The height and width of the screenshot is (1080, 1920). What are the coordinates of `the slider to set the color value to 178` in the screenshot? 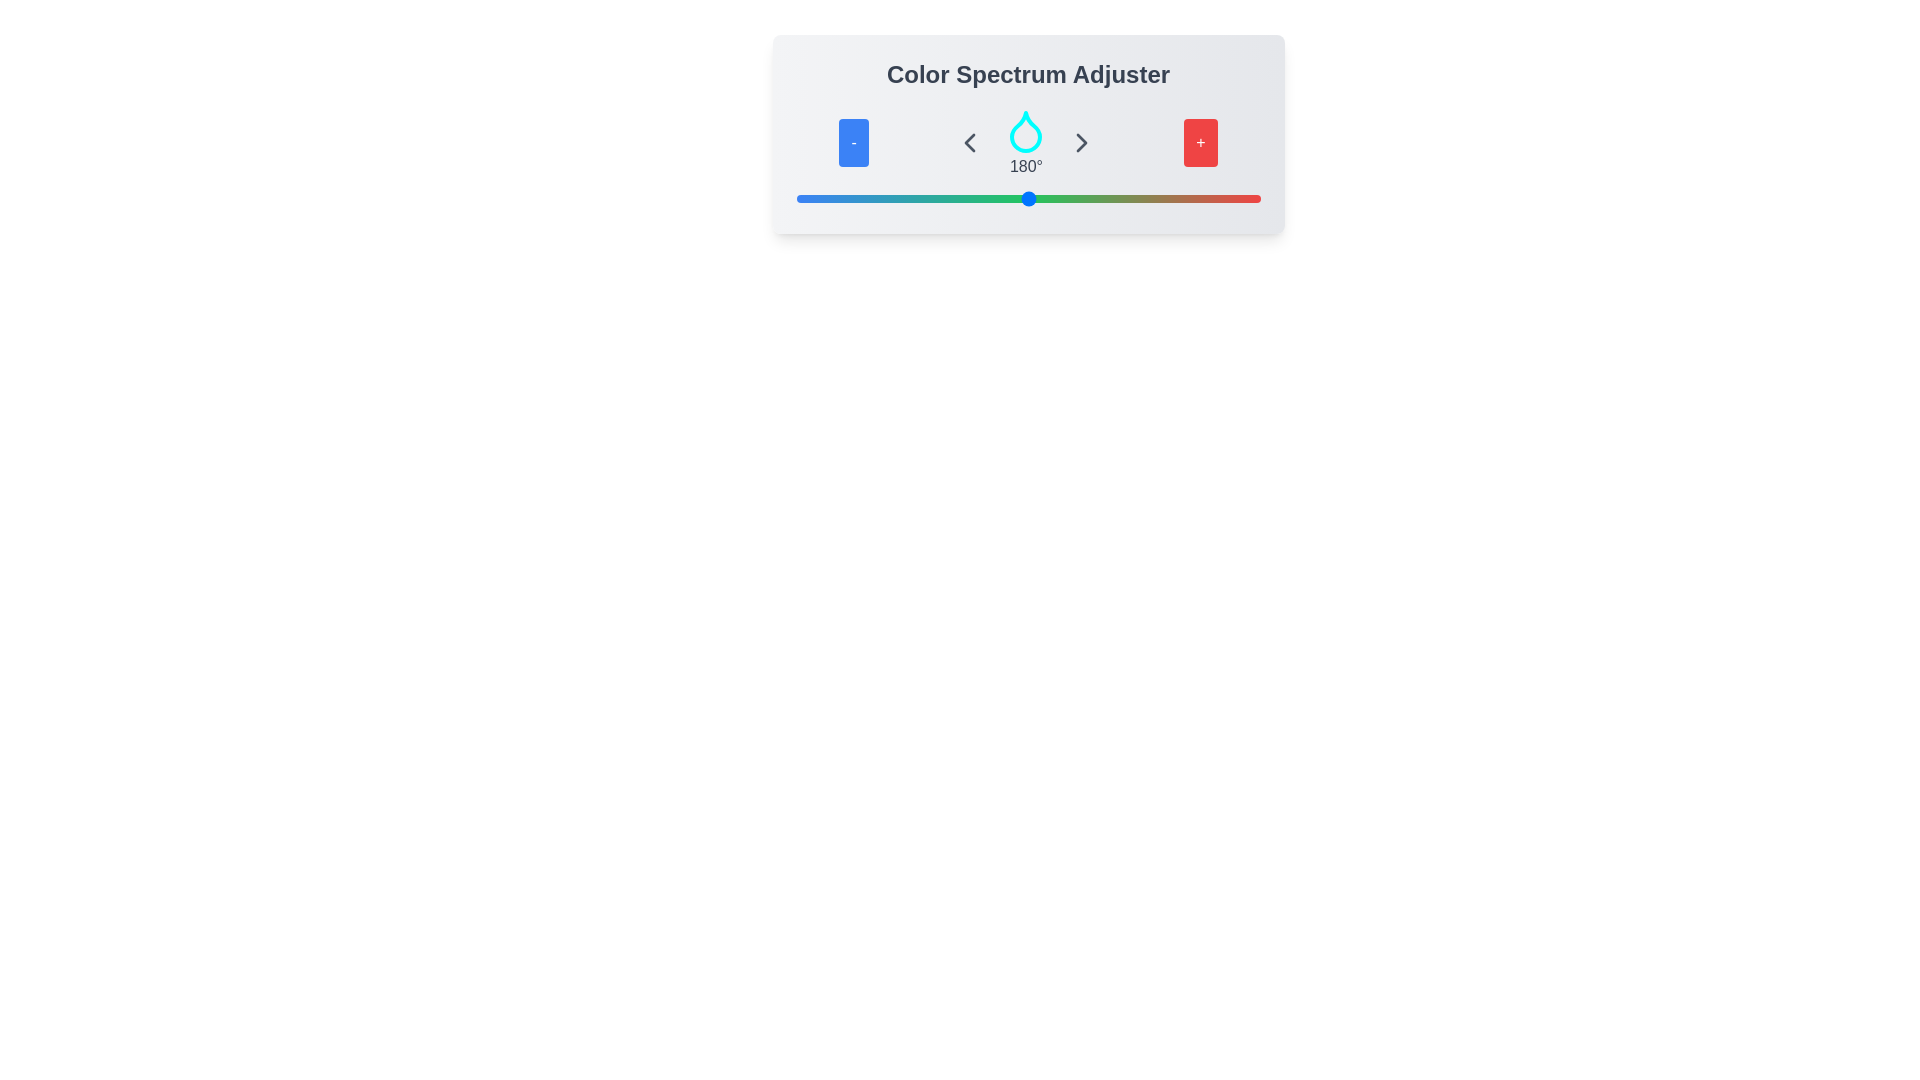 It's located at (1025, 199).